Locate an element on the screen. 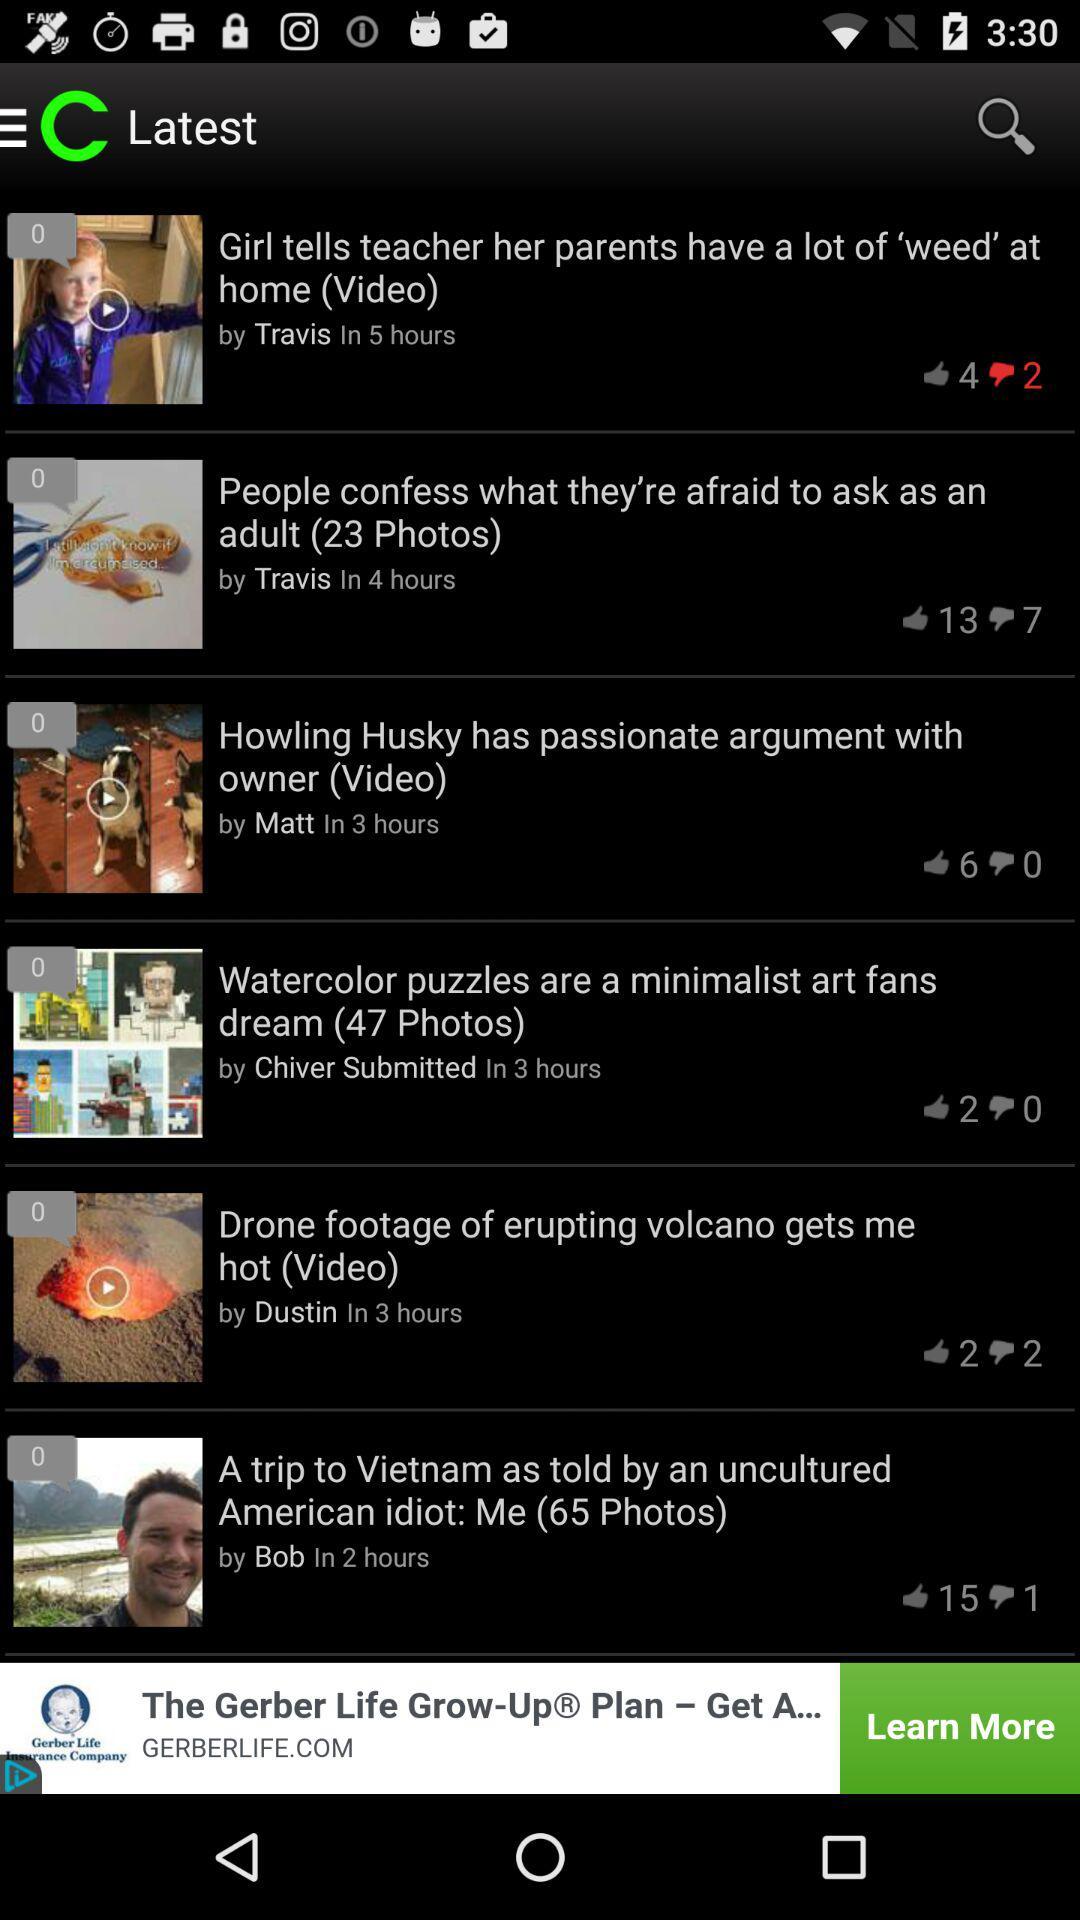 The image size is (1080, 1920). 1 is located at coordinates (1032, 1595).